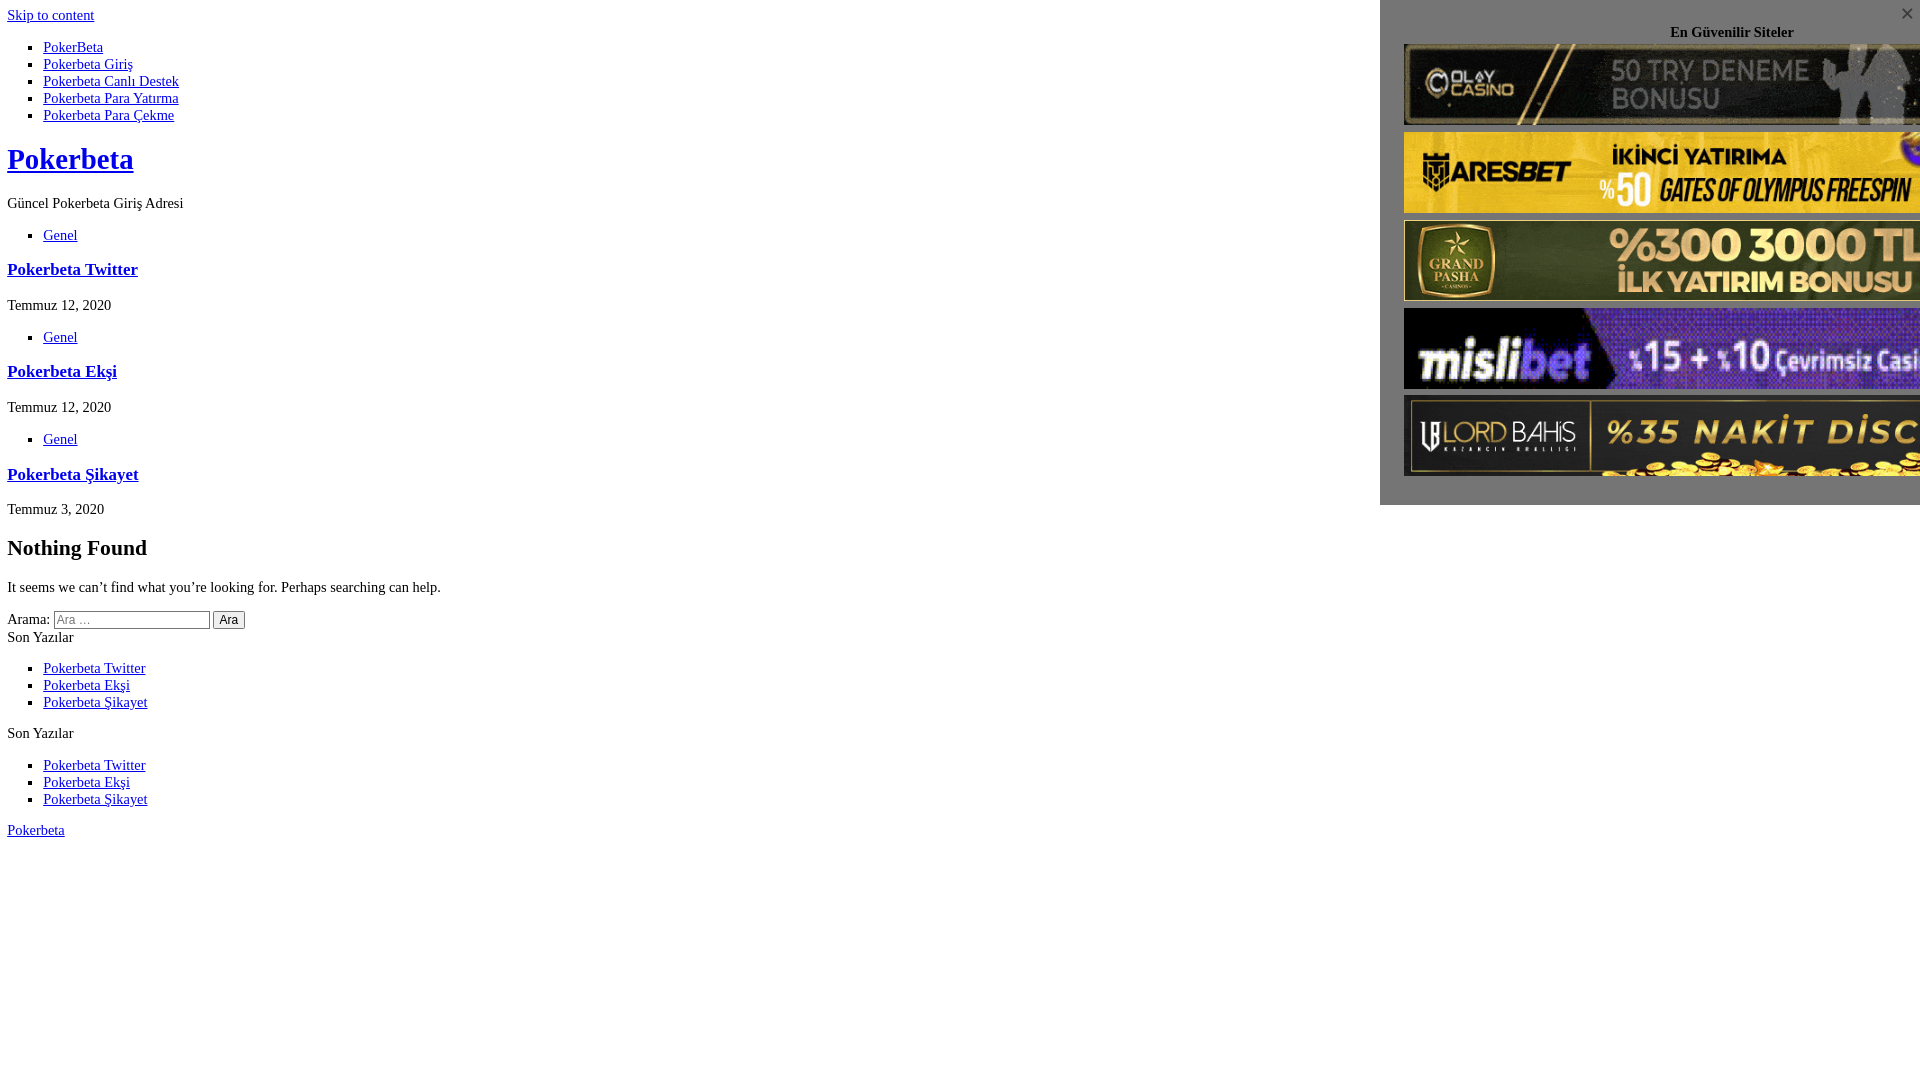  Describe the element at coordinates (48, 849) in the screenshot. I see `'Pokerbeta Twitter'` at that location.